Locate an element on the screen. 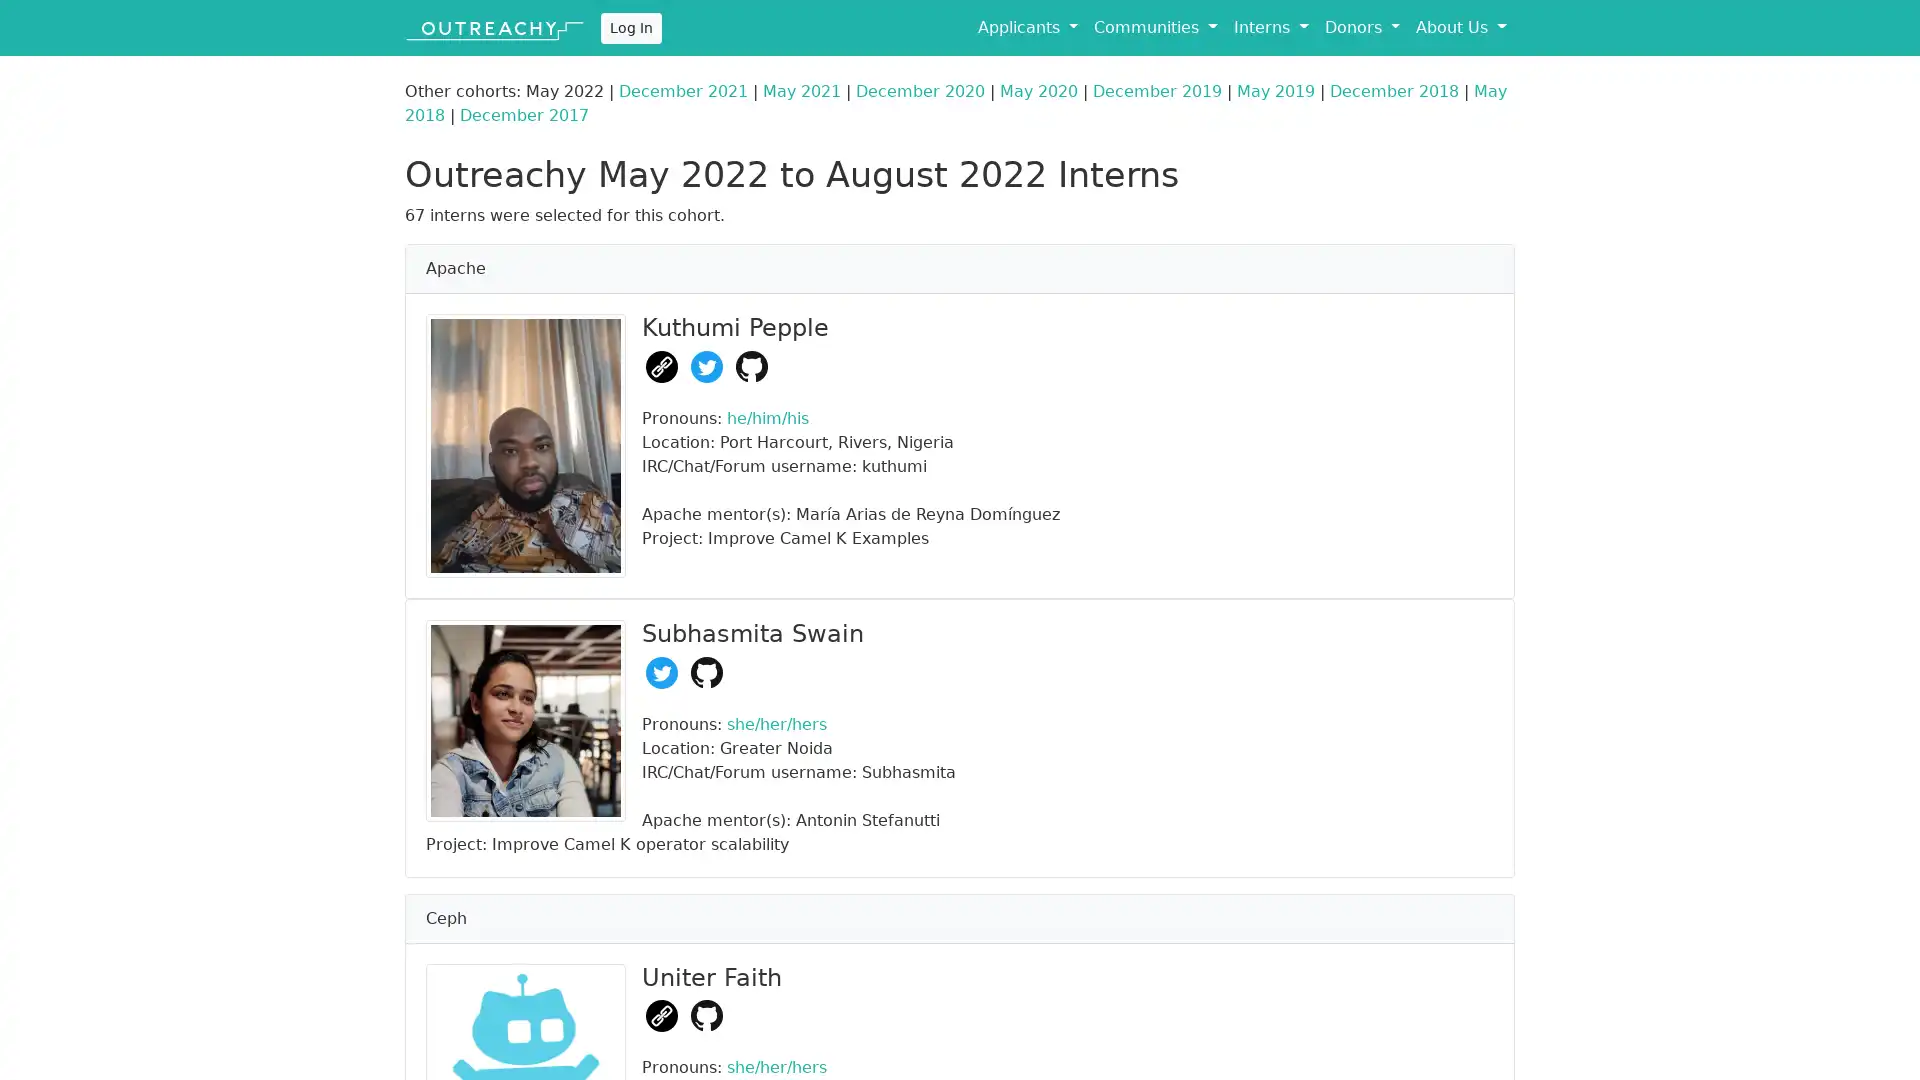 This screenshot has width=1920, height=1080. Log In is located at coordinates (630, 27).